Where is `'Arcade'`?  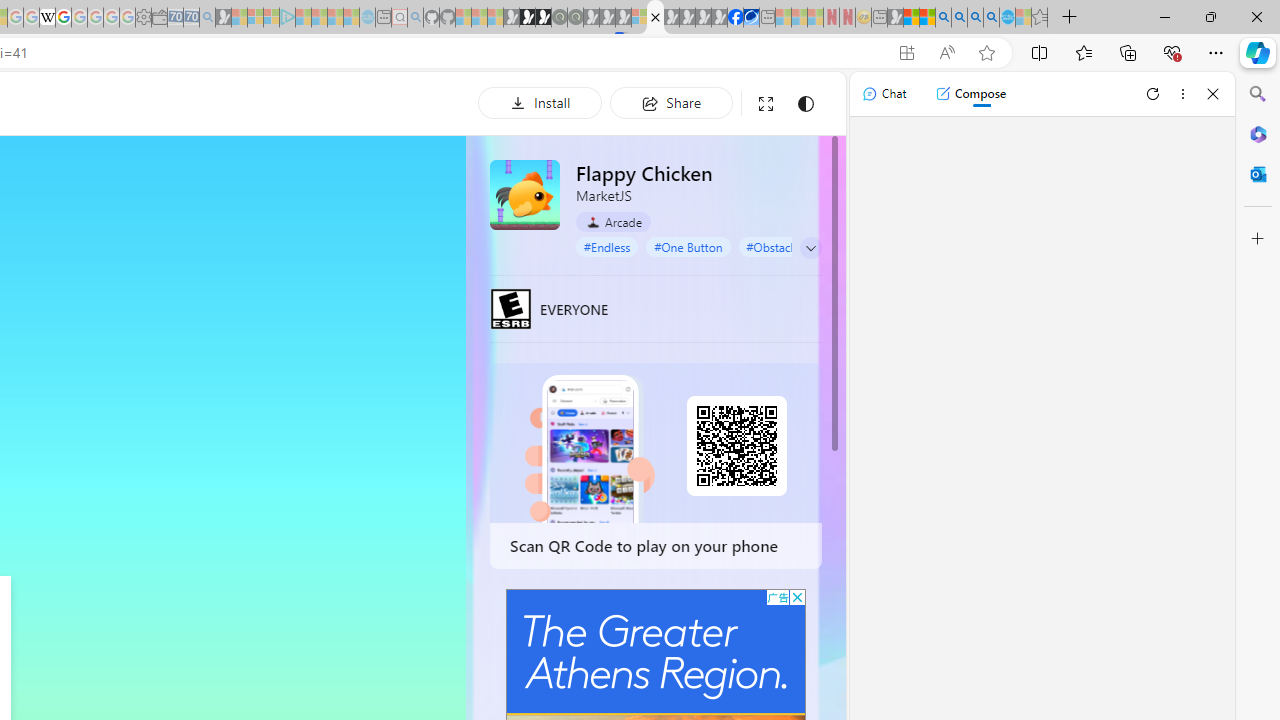
'Arcade' is located at coordinates (612, 222).